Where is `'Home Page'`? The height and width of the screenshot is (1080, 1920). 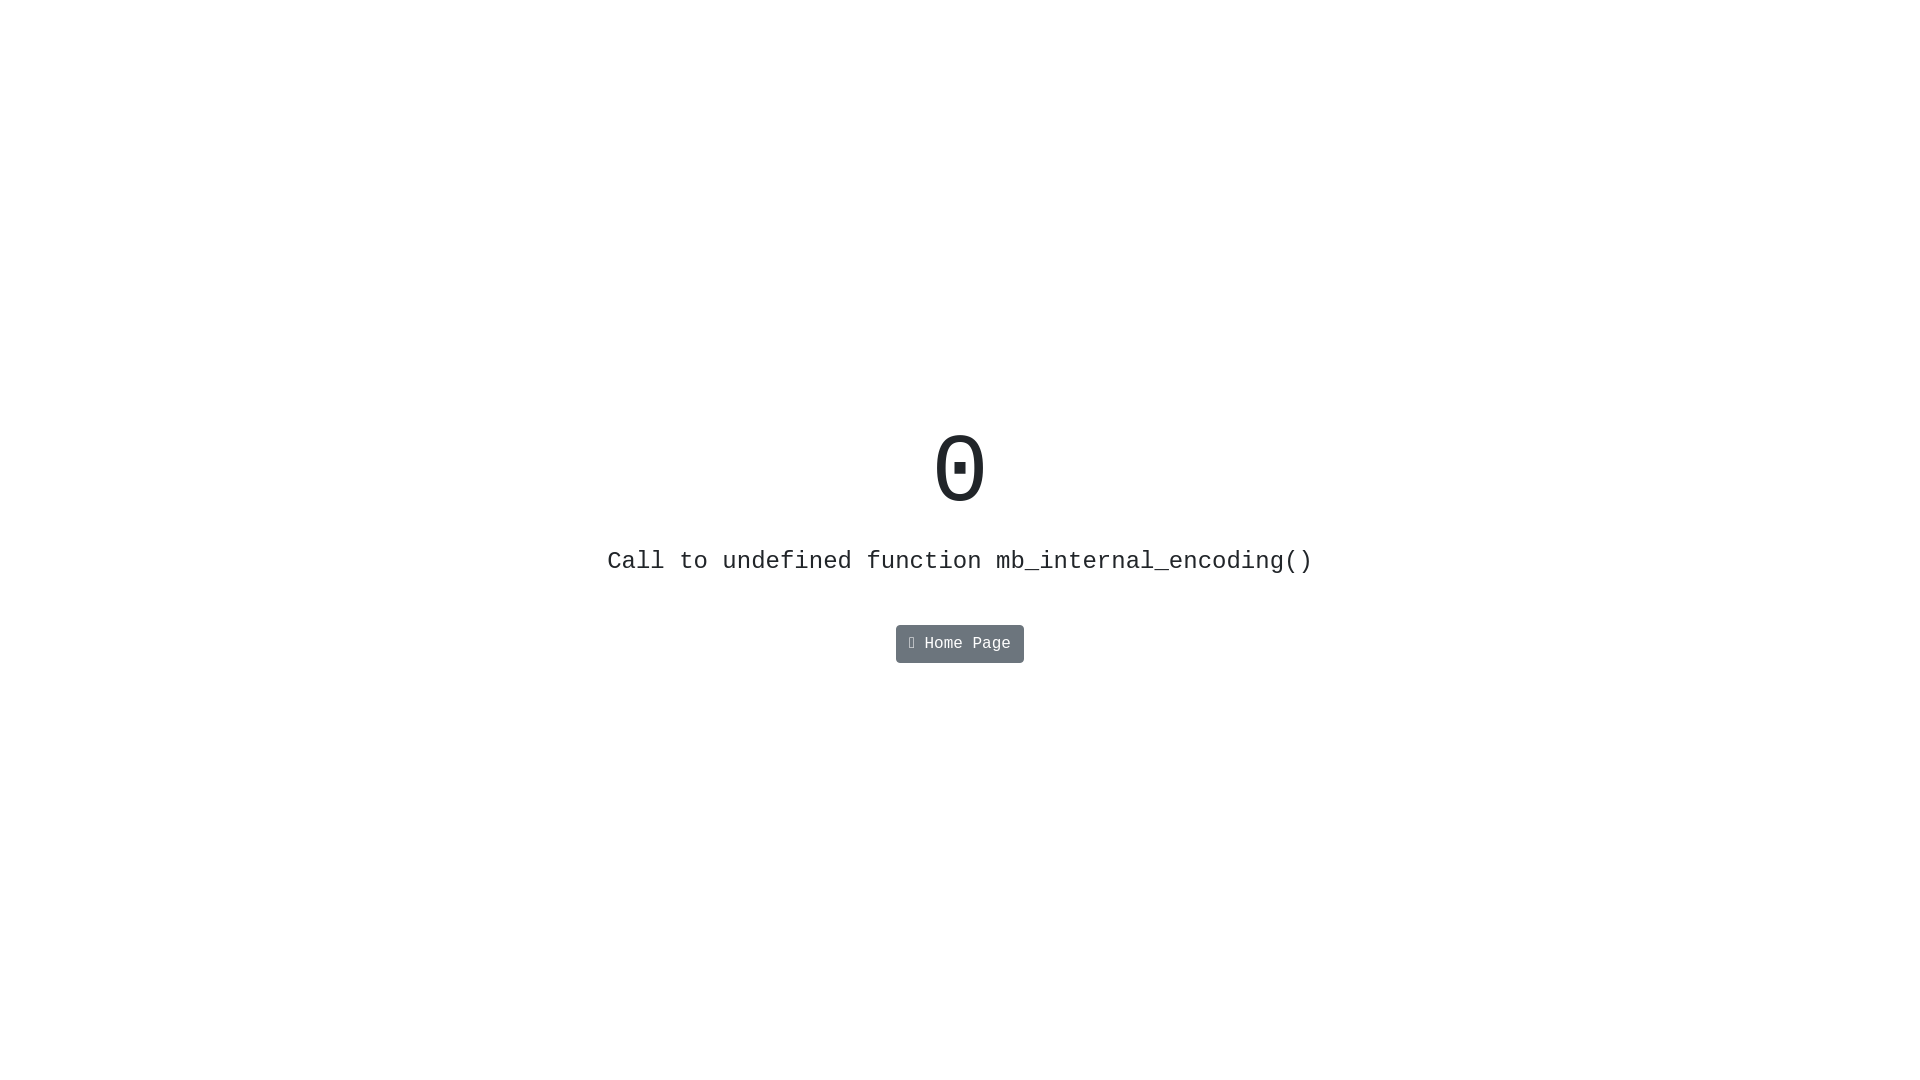 'Home Page' is located at coordinates (960, 644).